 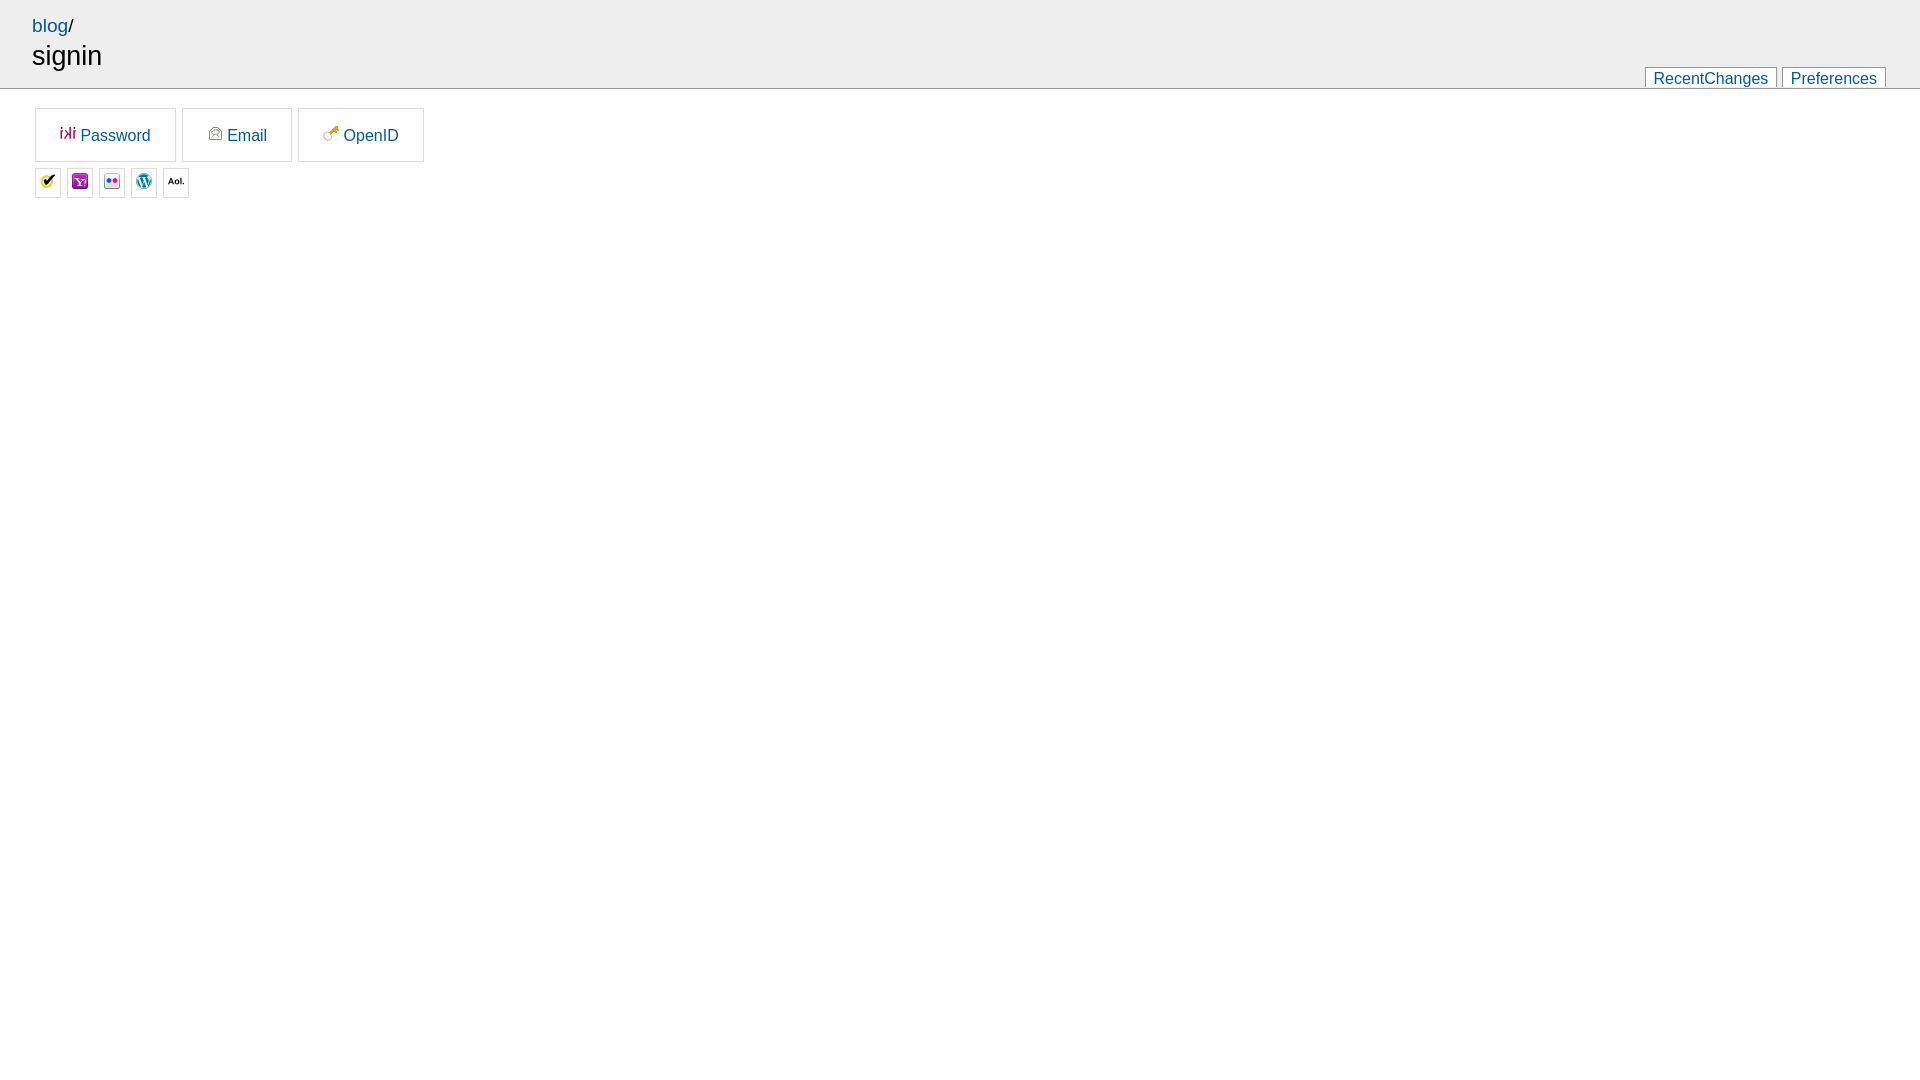 I want to click on 'Preferences', so click(x=1790, y=77).